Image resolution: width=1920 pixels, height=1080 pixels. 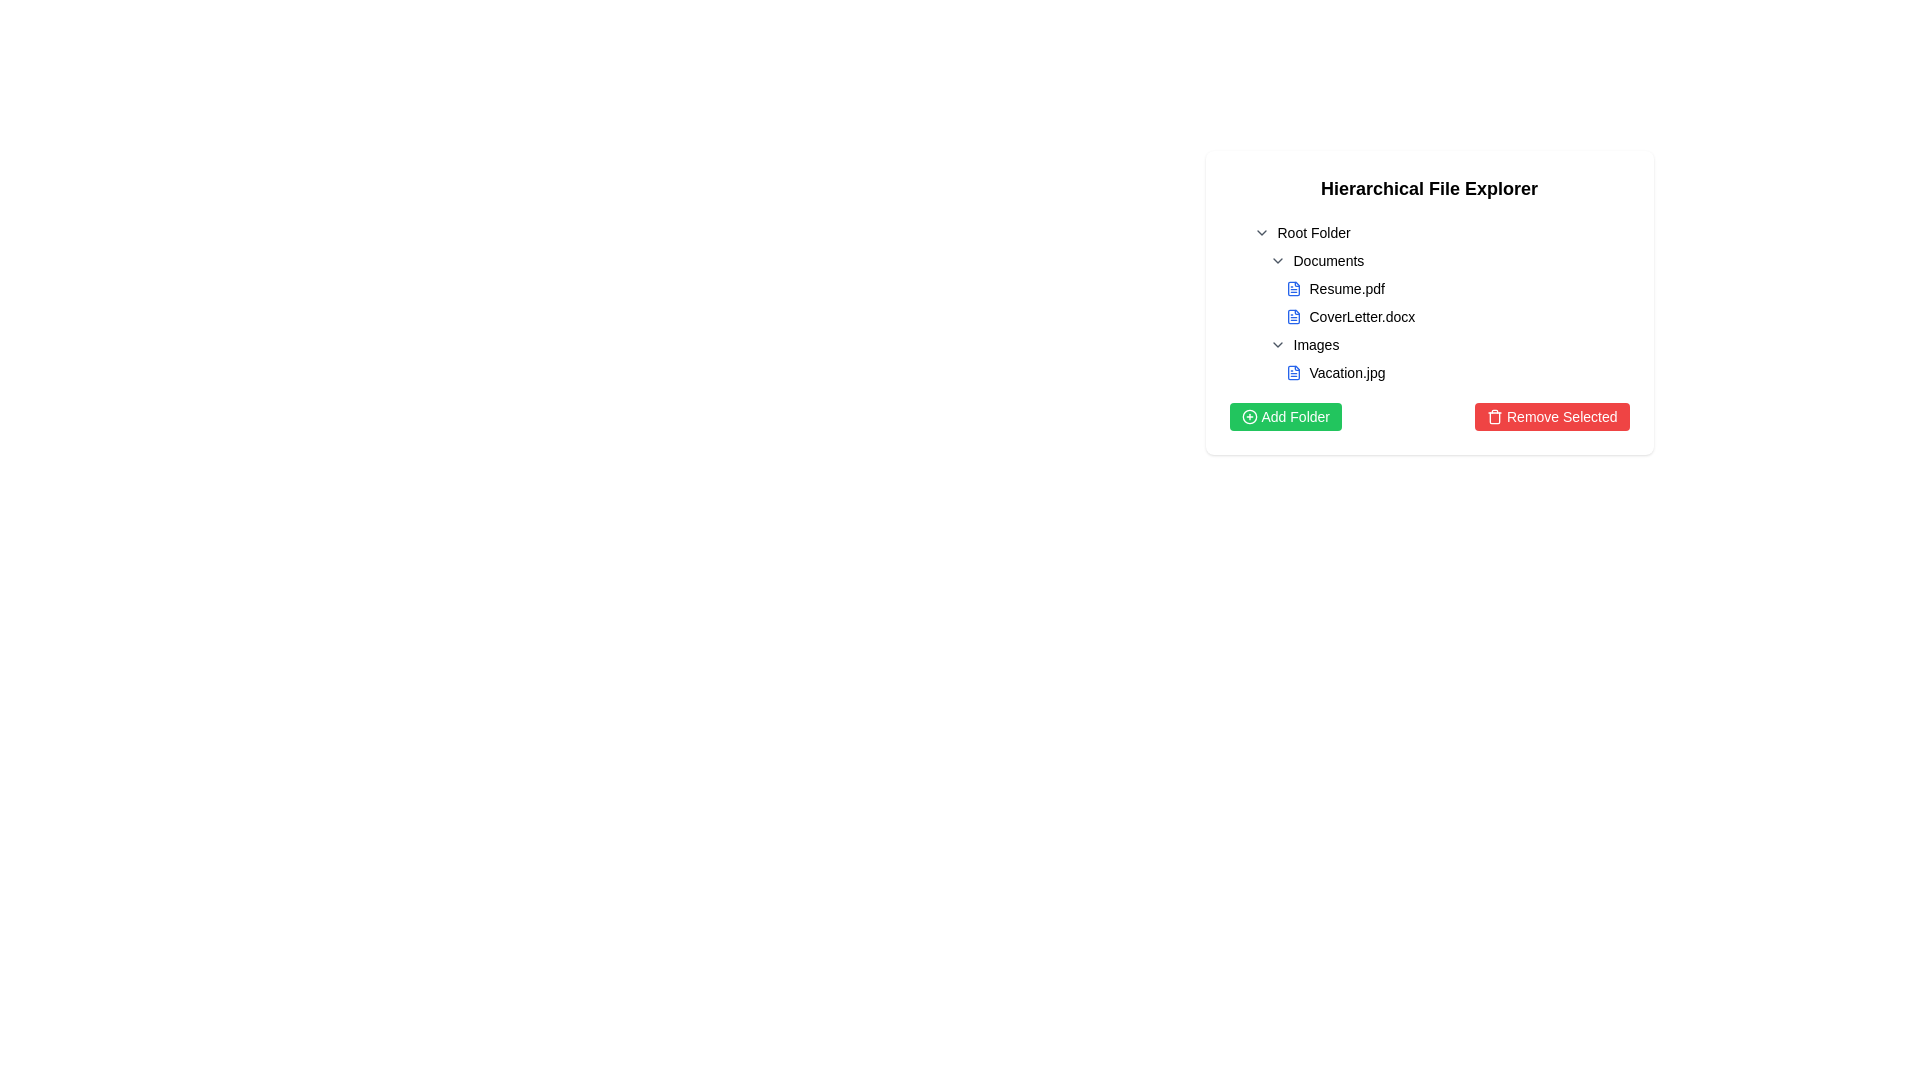 I want to click on text displayed in bold and slightly enlarged font, which says 'Hierarchical File Explorer', located at the top section of the hierarchical file explorer interface, so click(x=1428, y=189).